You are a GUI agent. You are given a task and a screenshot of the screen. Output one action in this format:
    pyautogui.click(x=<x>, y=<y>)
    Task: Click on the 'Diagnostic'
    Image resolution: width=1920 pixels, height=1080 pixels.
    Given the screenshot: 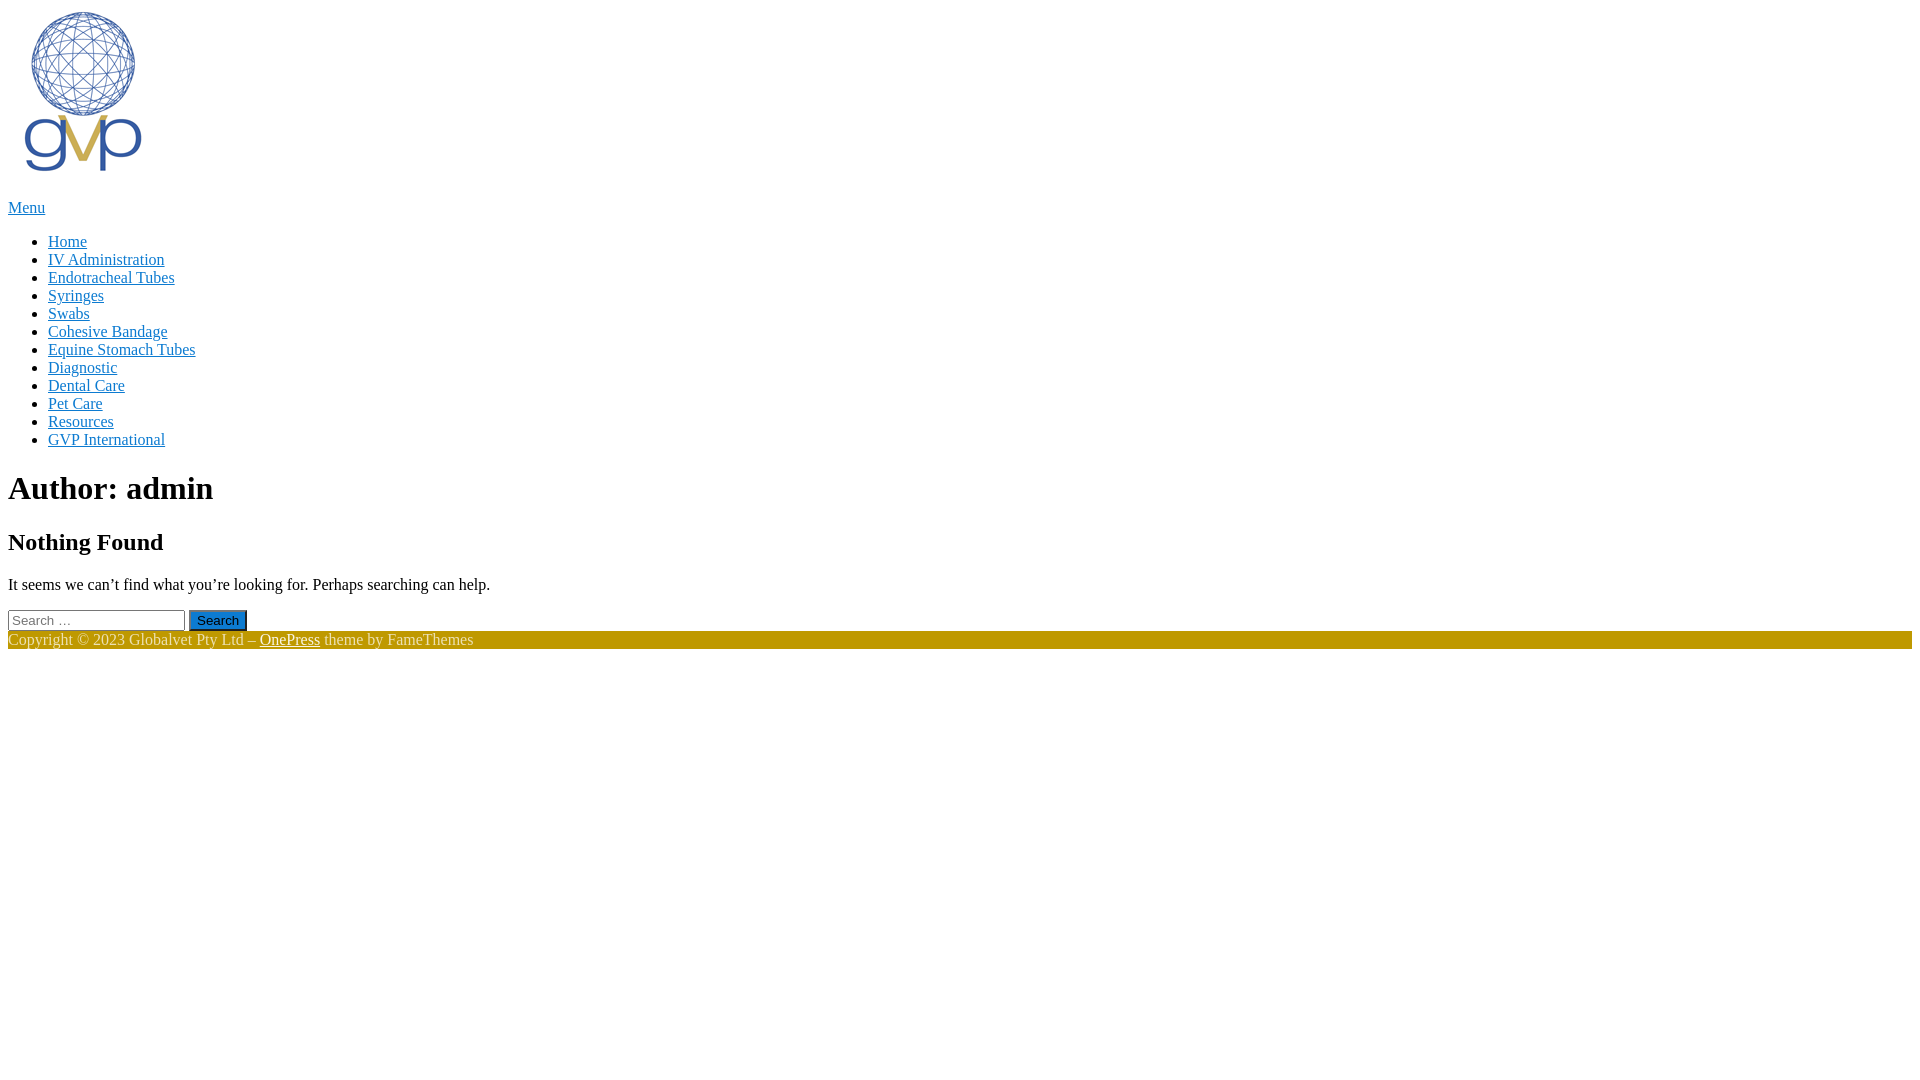 What is the action you would take?
    pyautogui.click(x=81, y=367)
    